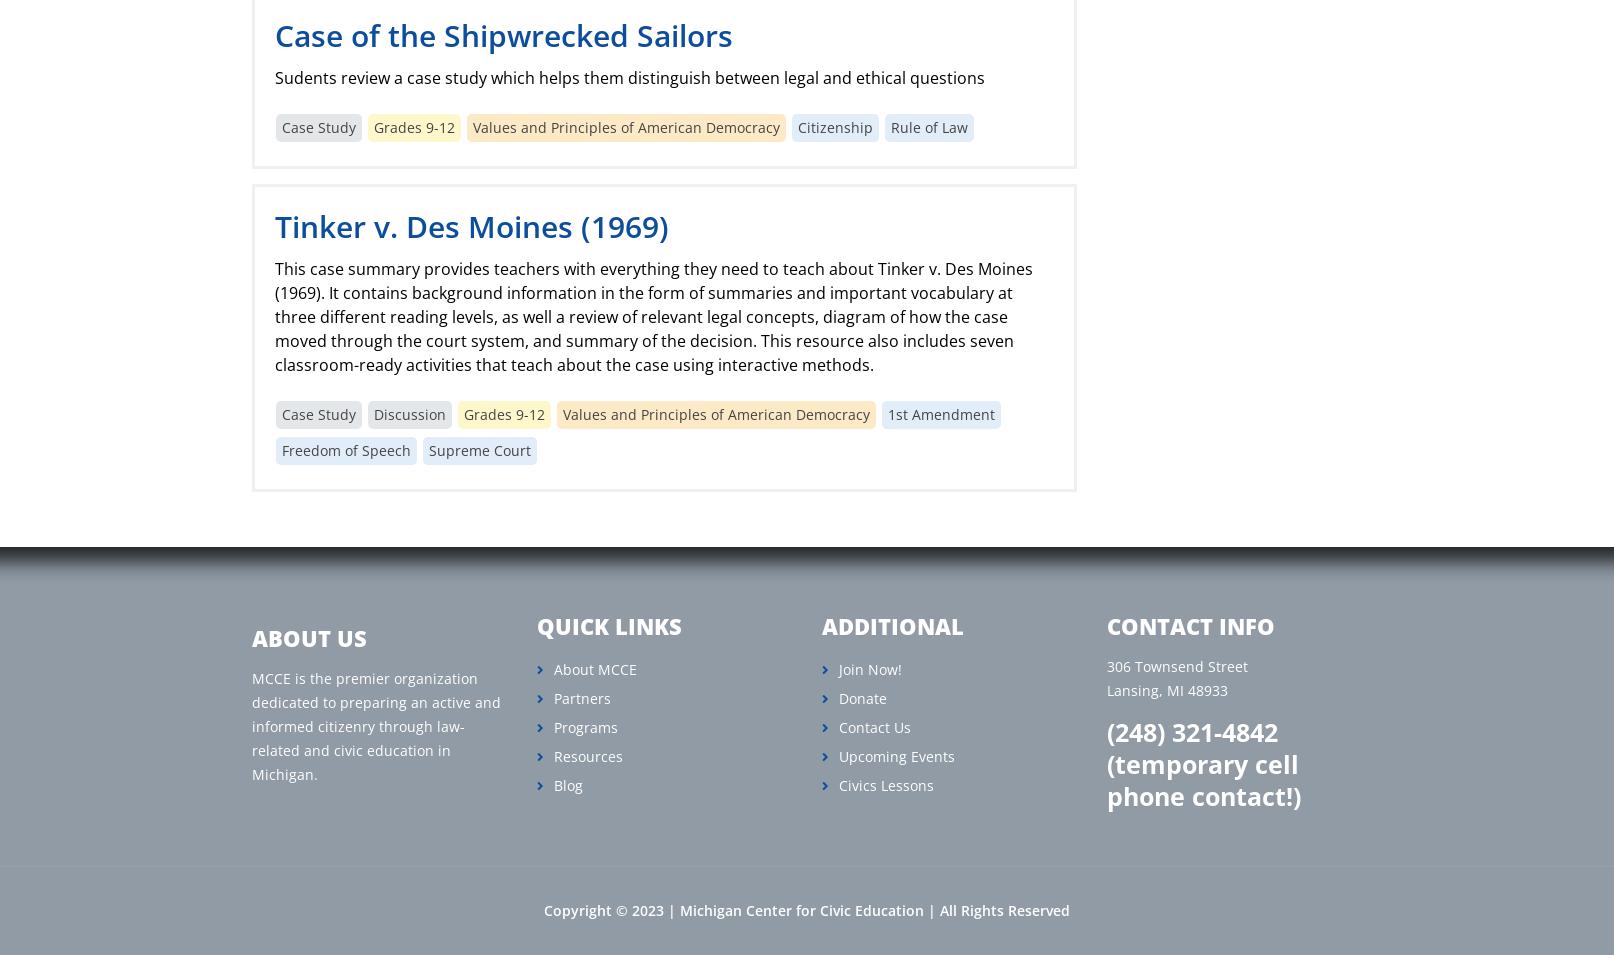 The height and width of the screenshot is (955, 1614). I want to click on 'Contact Us', so click(838, 726).